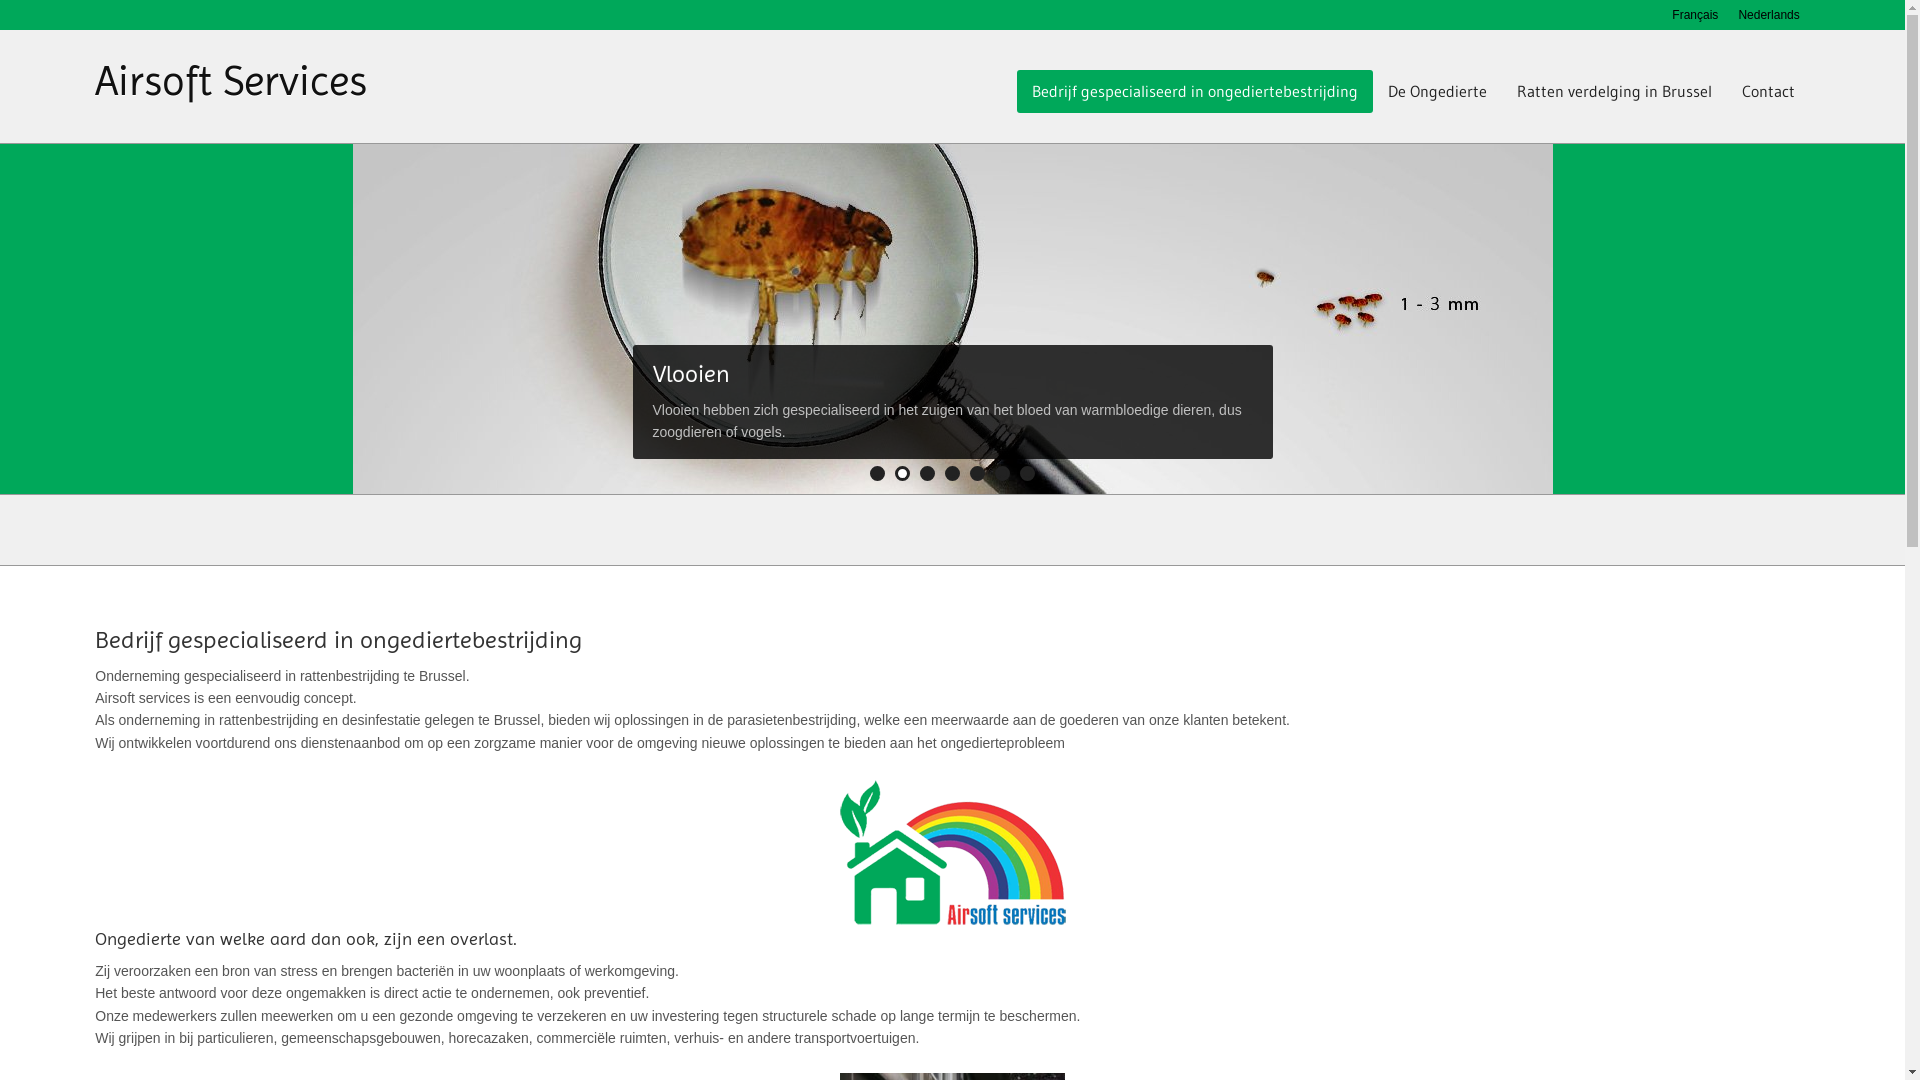 This screenshot has width=1920, height=1080. I want to click on 'Nederlands', so click(1768, 15).